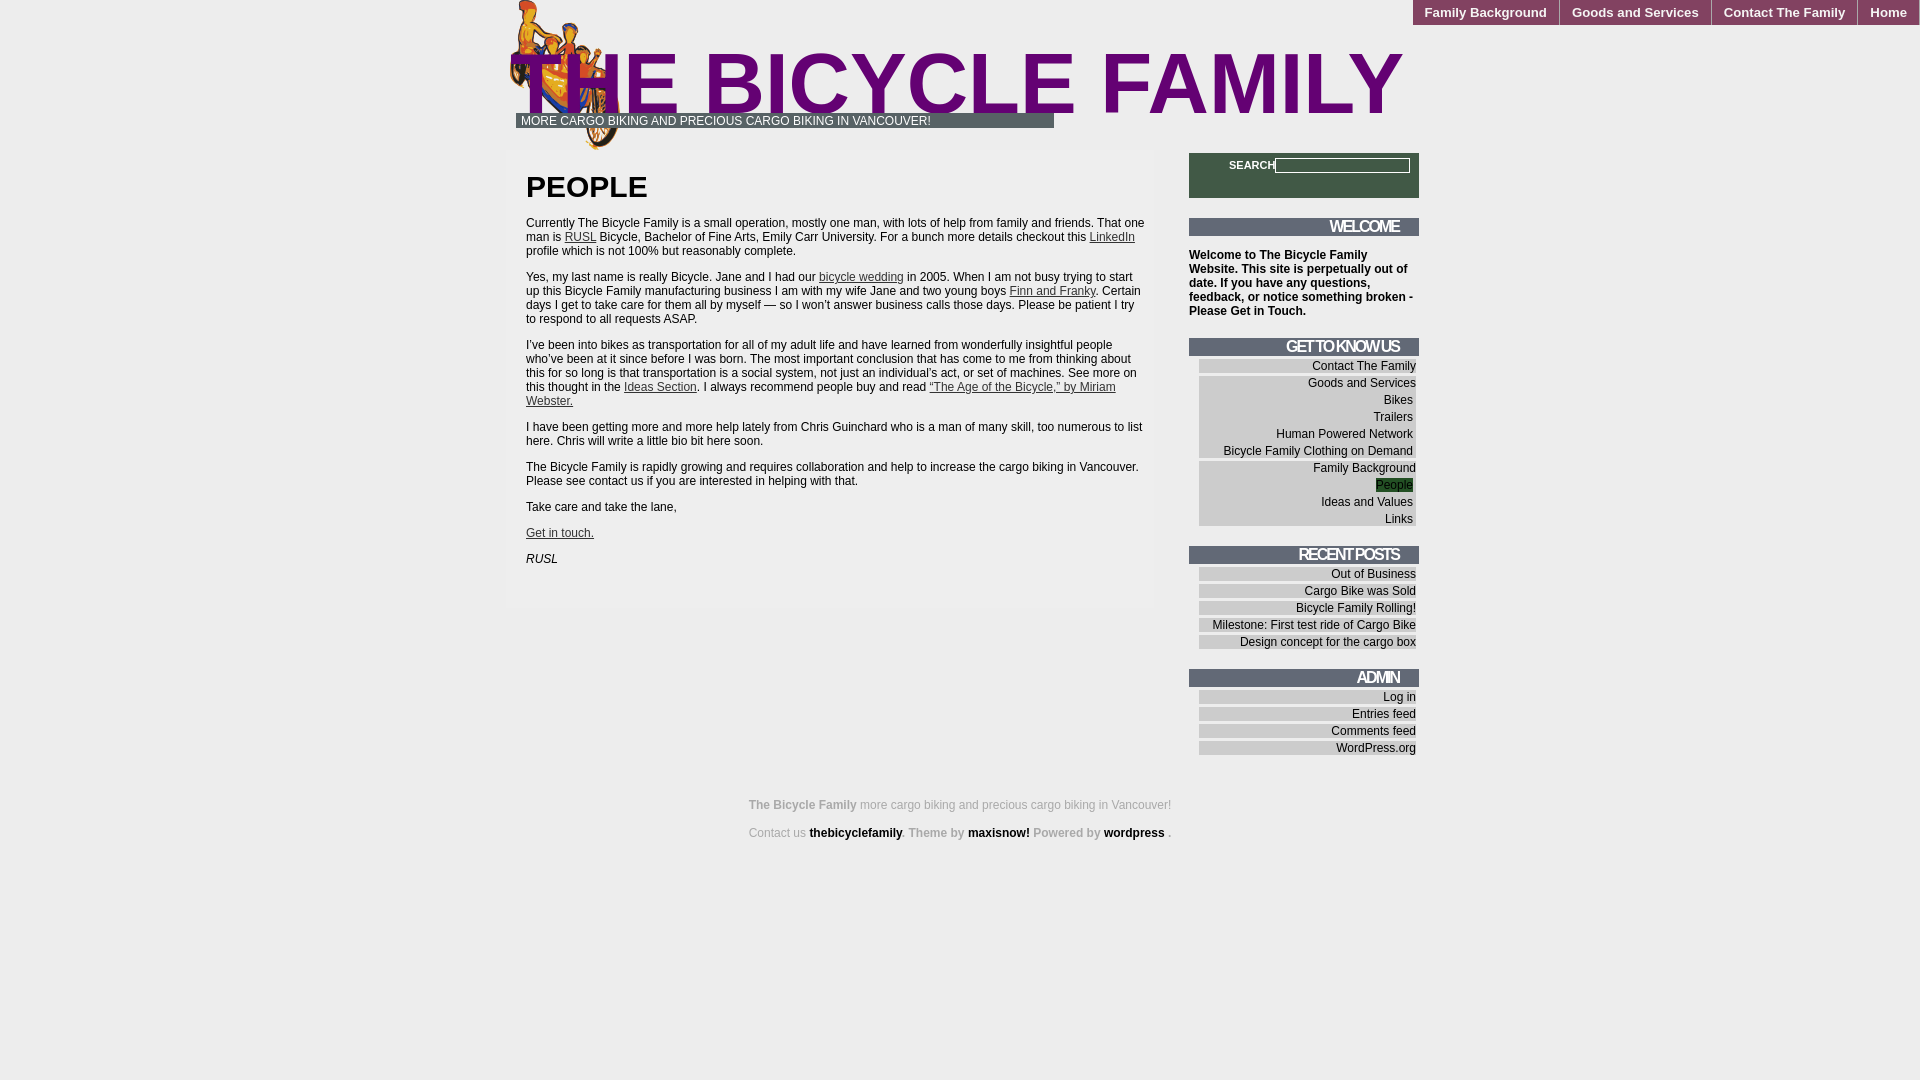  I want to click on 'People', so click(1393, 485).